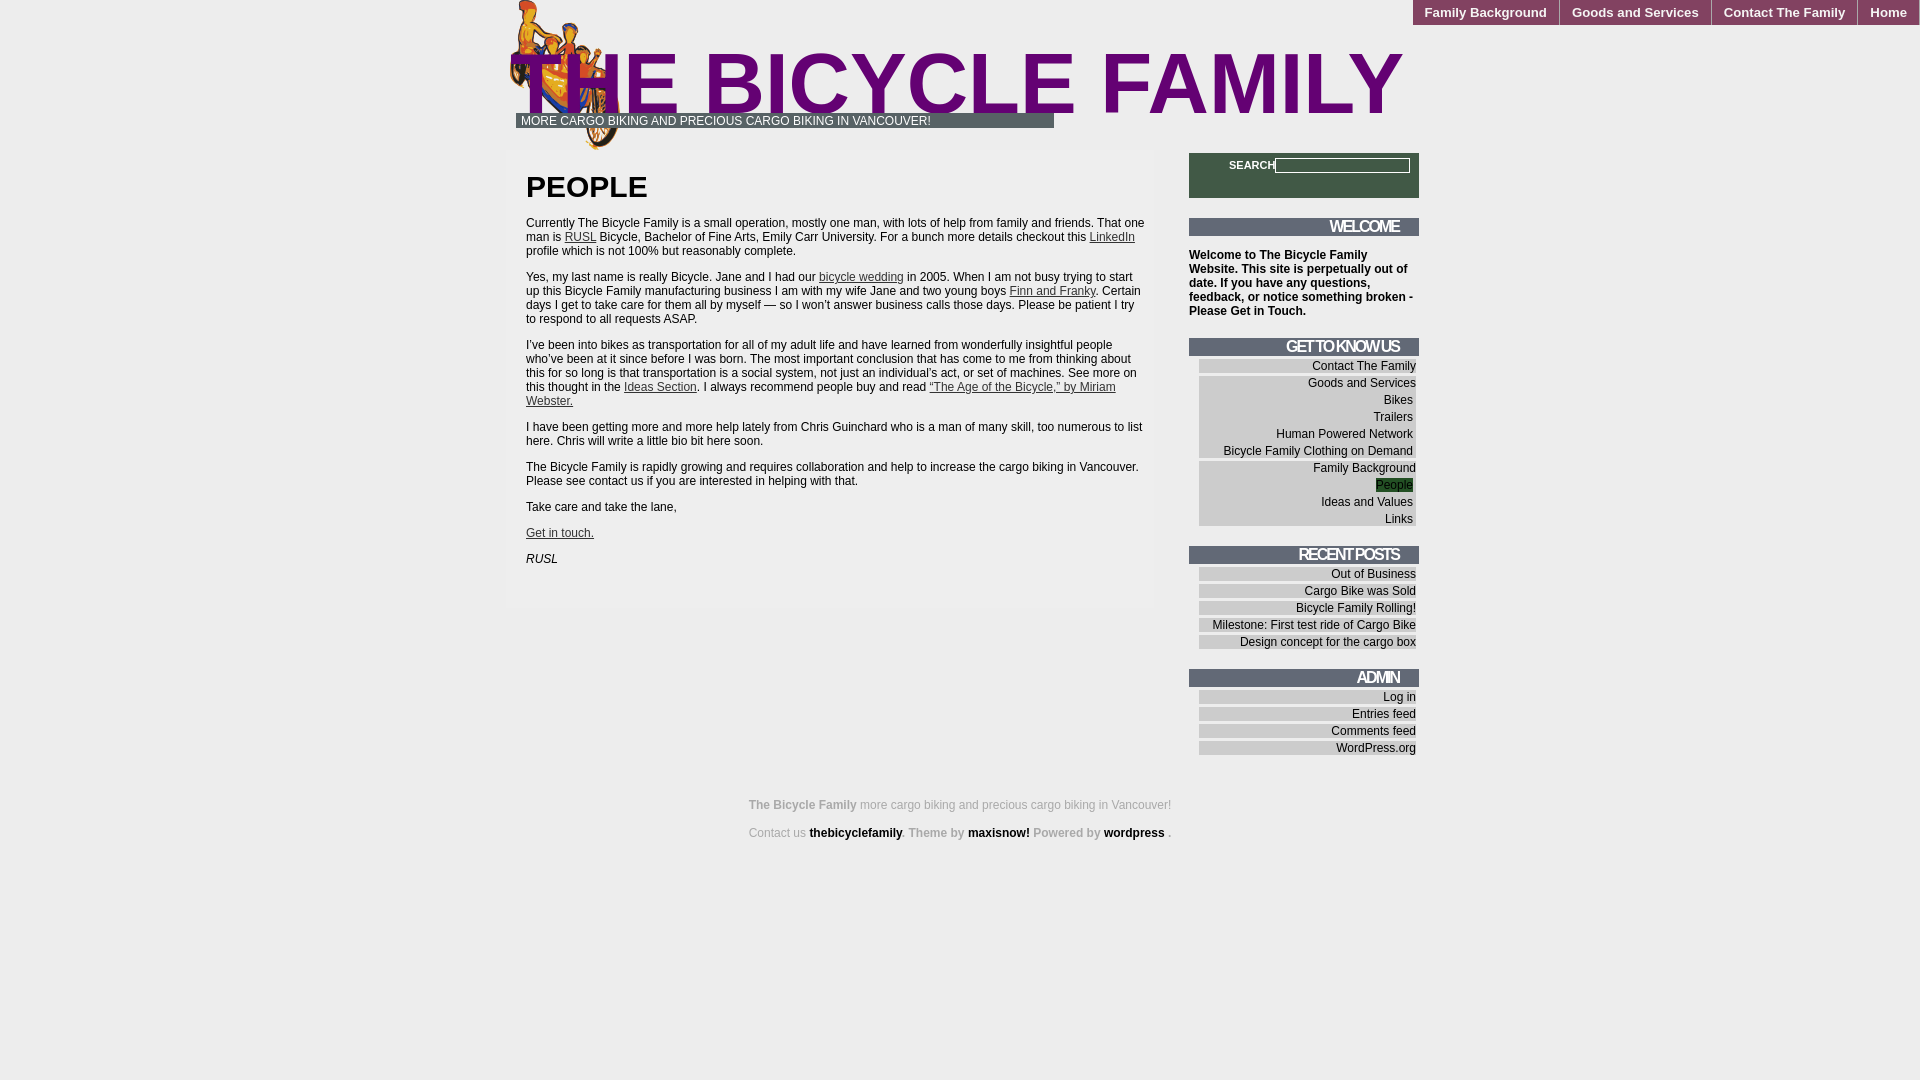  I want to click on 'People', so click(1393, 485).